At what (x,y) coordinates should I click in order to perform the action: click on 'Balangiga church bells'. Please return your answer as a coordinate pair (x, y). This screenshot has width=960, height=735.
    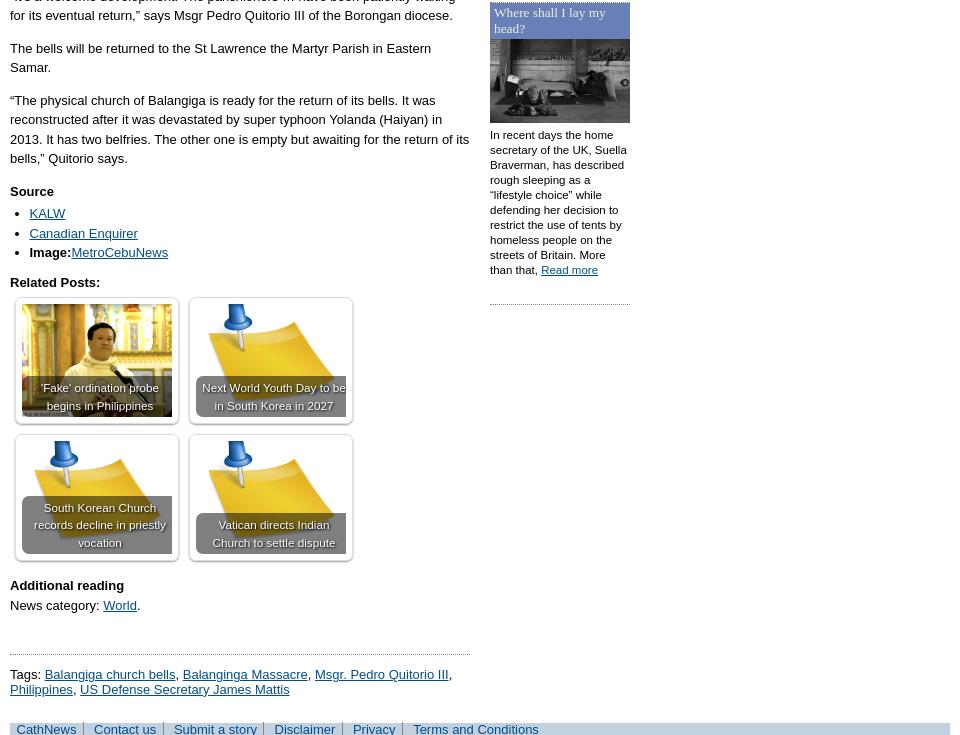
    Looking at the image, I should click on (42, 673).